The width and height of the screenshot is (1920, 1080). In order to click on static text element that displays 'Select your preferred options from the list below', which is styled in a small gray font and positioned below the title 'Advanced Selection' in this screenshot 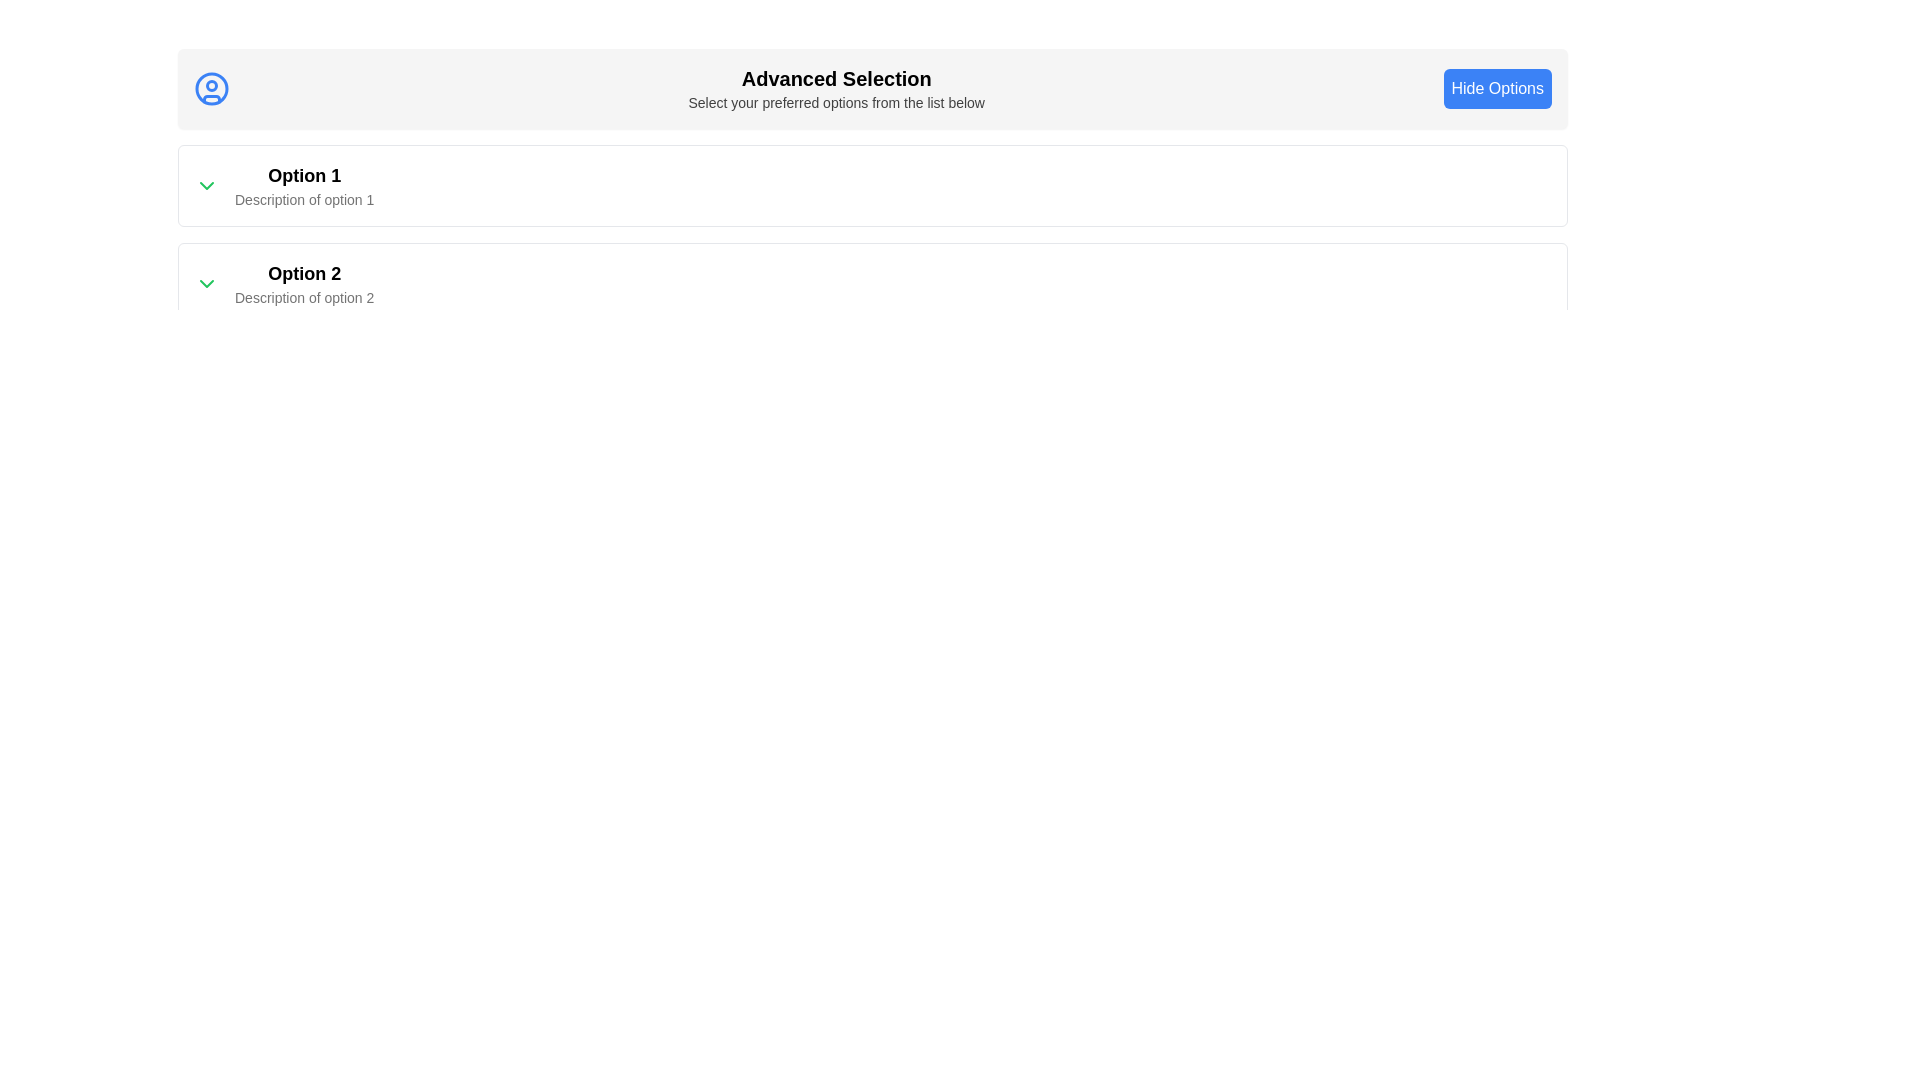, I will do `click(836, 103)`.